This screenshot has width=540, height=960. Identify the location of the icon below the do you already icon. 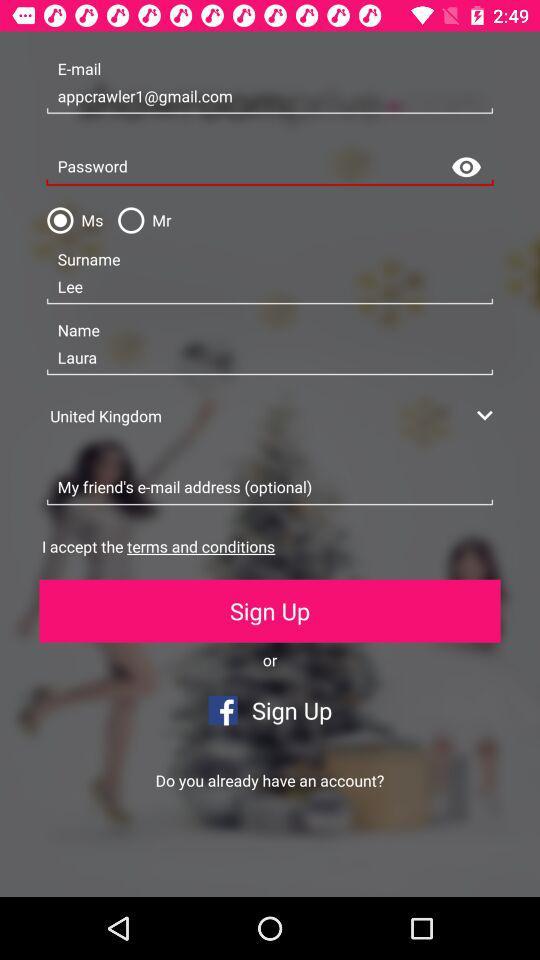
(135, 864).